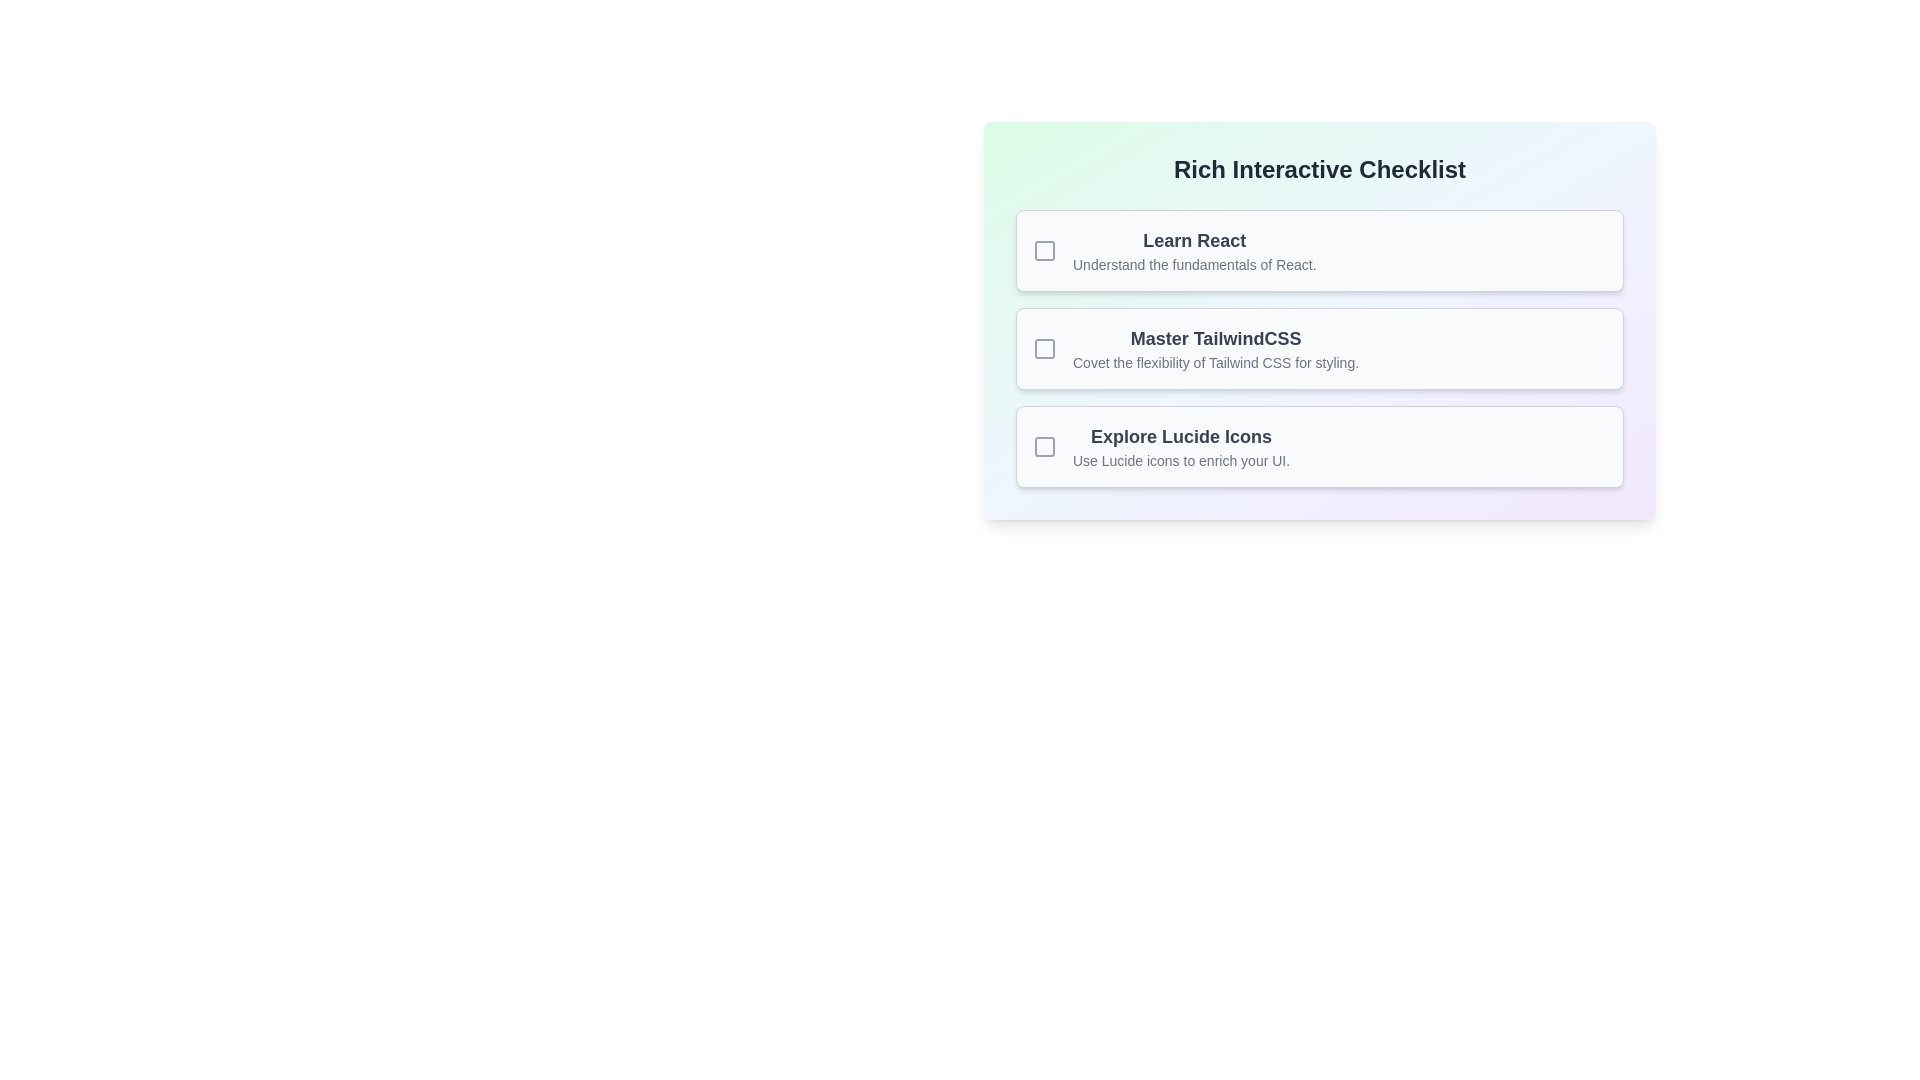  What do you see at coordinates (1194, 249) in the screenshot?
I see `the Text block (rich text) that describes the title and details of a checklist item related to learning React, which is the first item in the 'Rich Interactive Checklist.'` at bounding box center [1194, 249].